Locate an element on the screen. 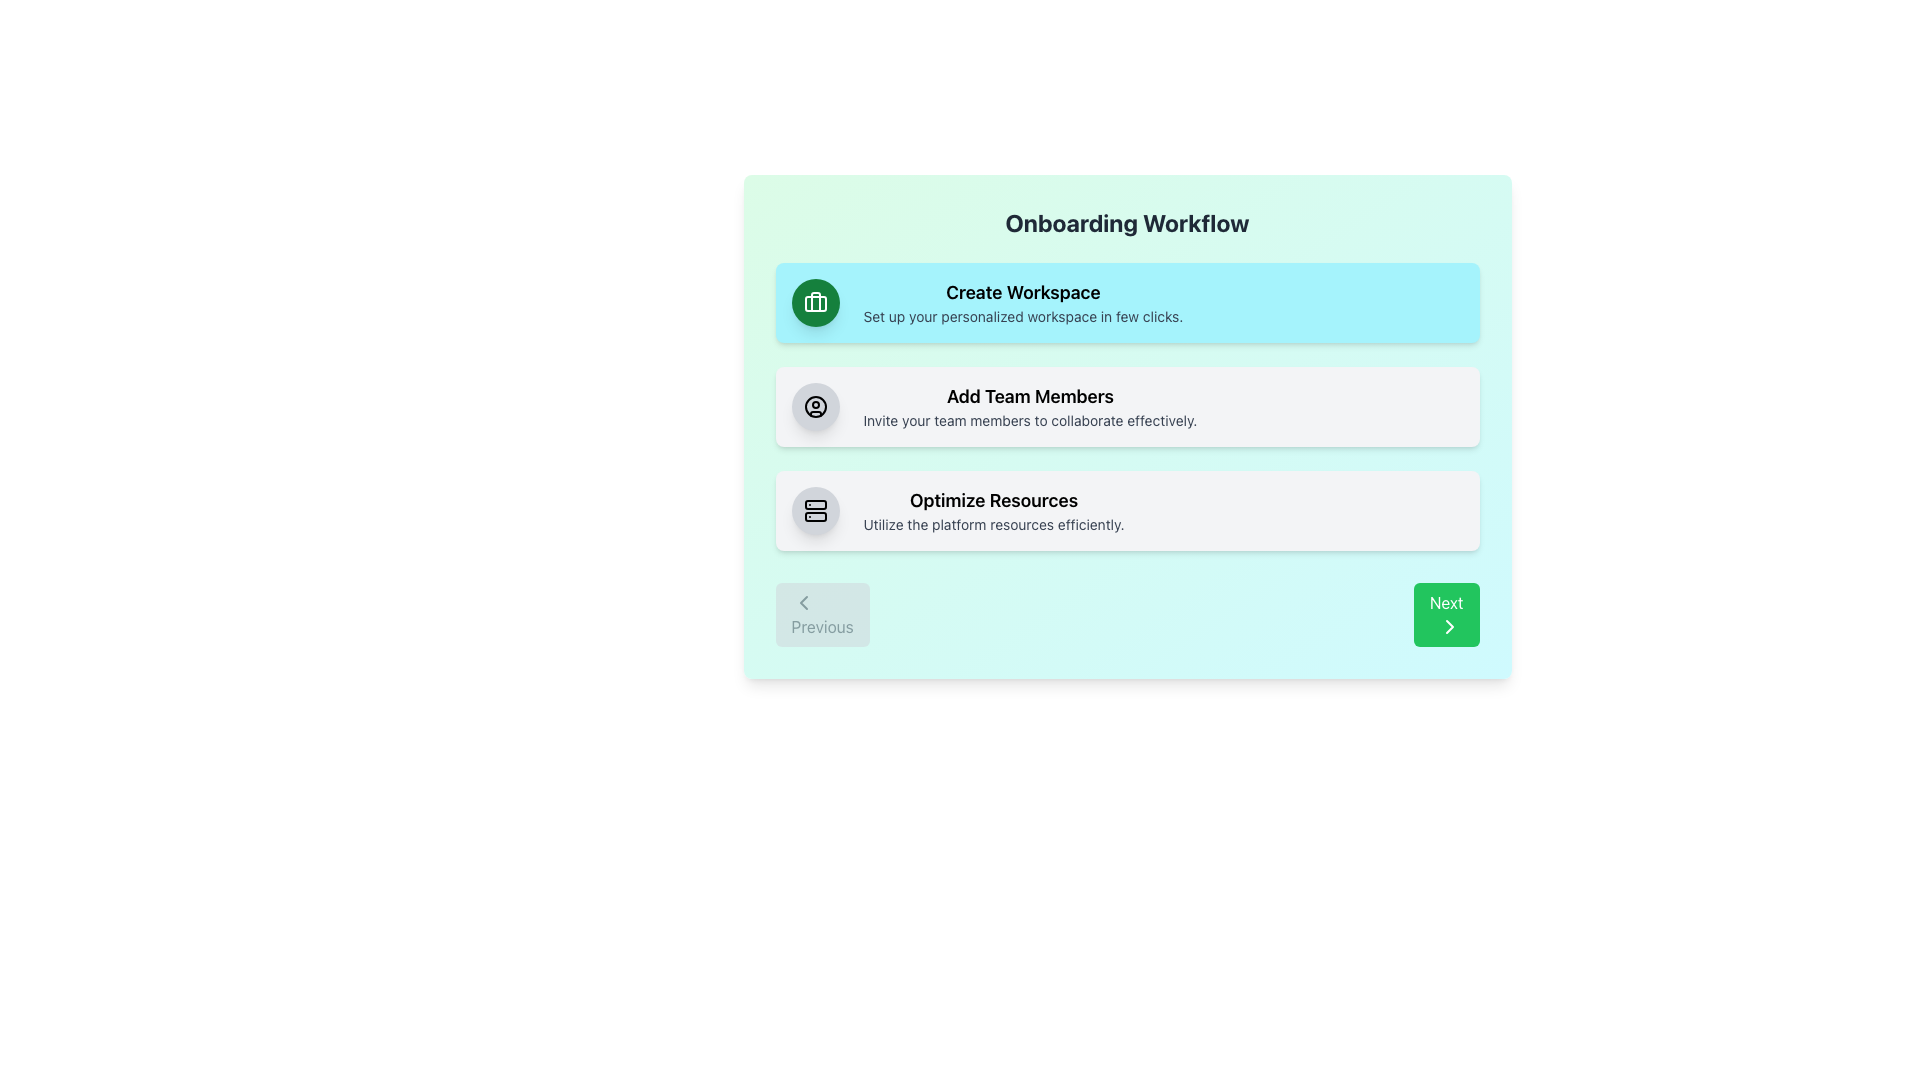 The width and height of the screenshot is (1920, 1080). the text block titled 'Create Workspace' that contains the subtitle 'Set up your personalized workspace in few clicks.' on a cyan background is located at coordinates (1023, 303).